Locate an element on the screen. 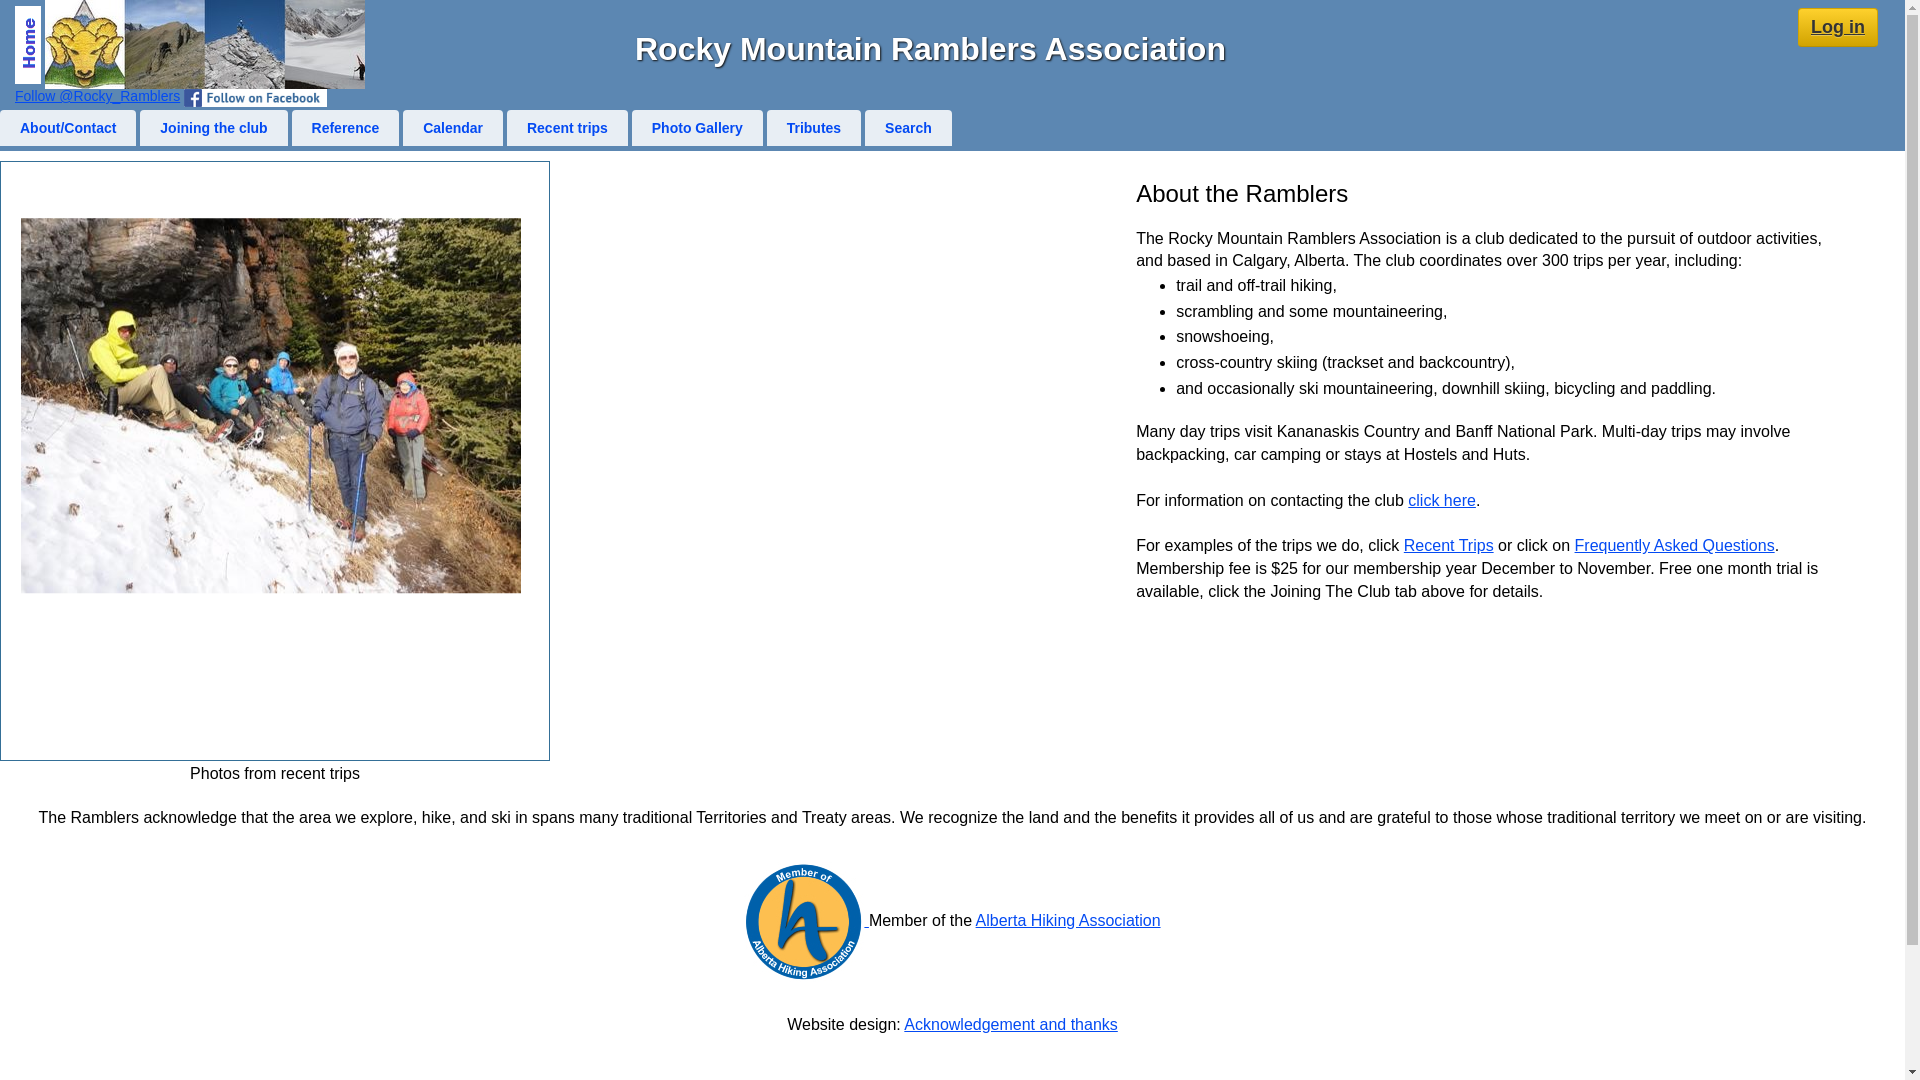 This screenshot has height=1080, width=1920. 'Alberta Hiking Association' is located at coordinates (1067, 920).